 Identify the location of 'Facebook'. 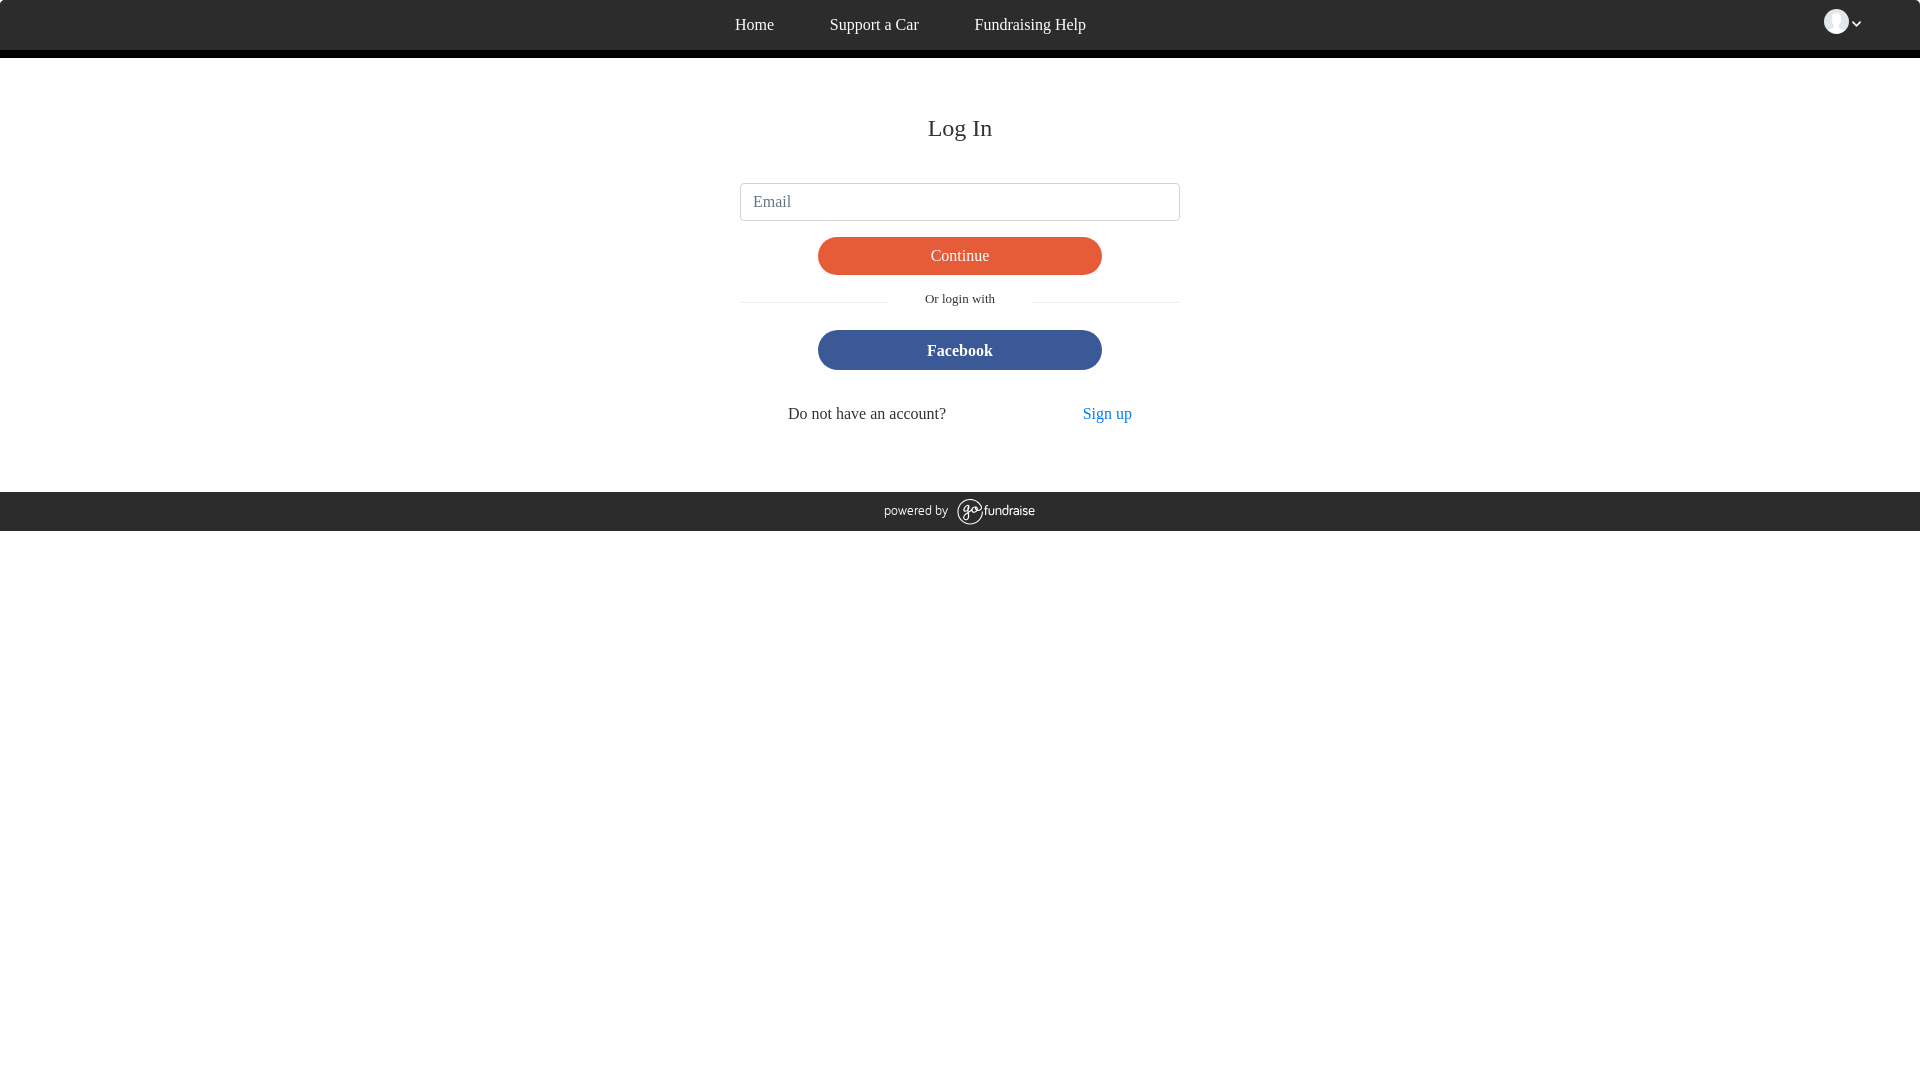
(958, 348).